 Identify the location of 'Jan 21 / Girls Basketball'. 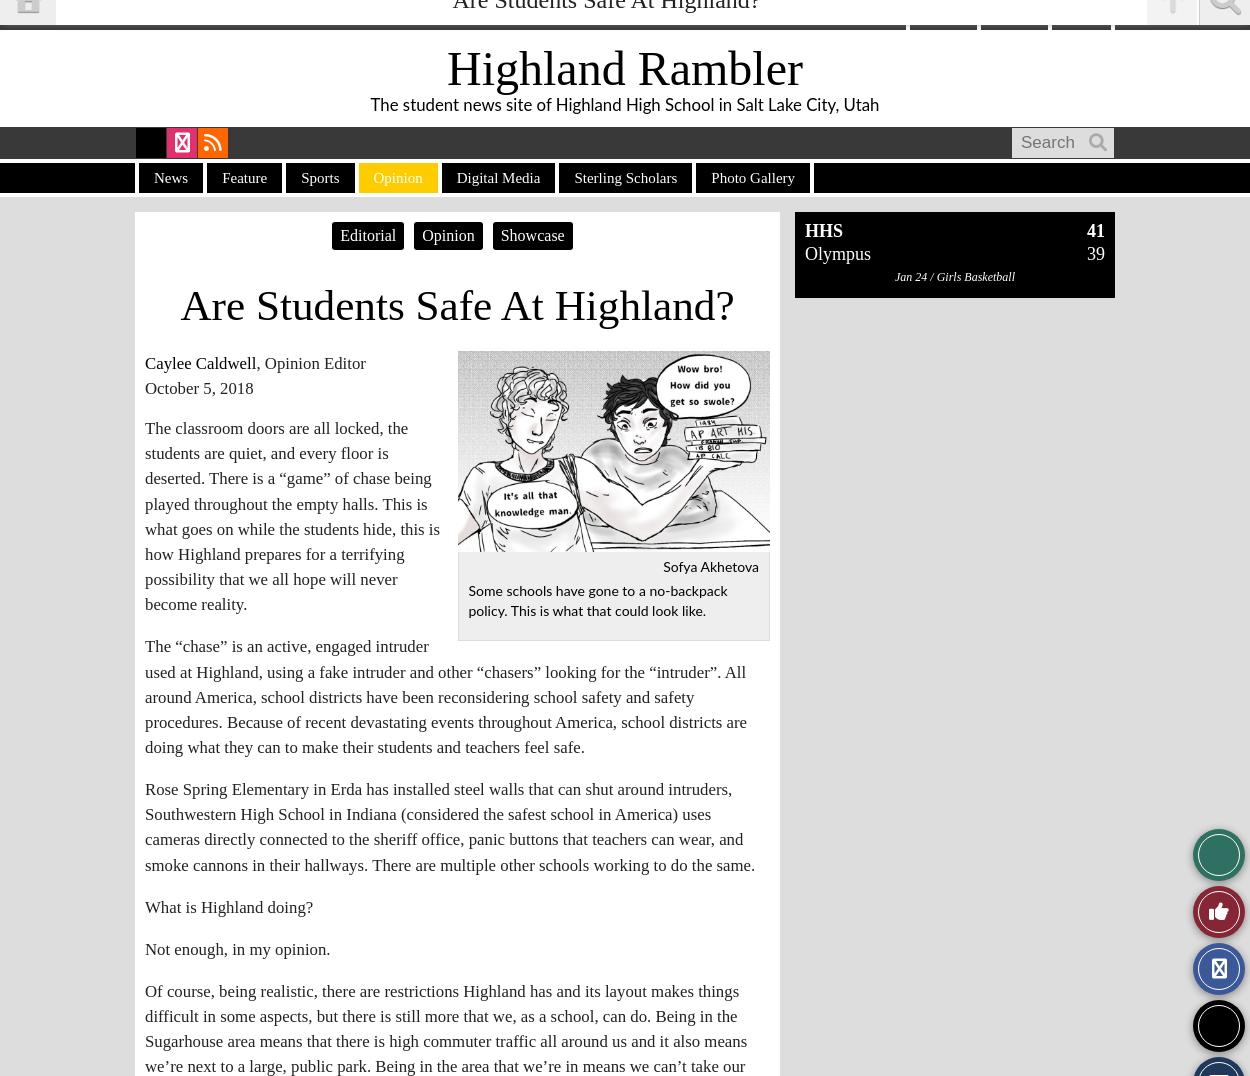
(954, 448).